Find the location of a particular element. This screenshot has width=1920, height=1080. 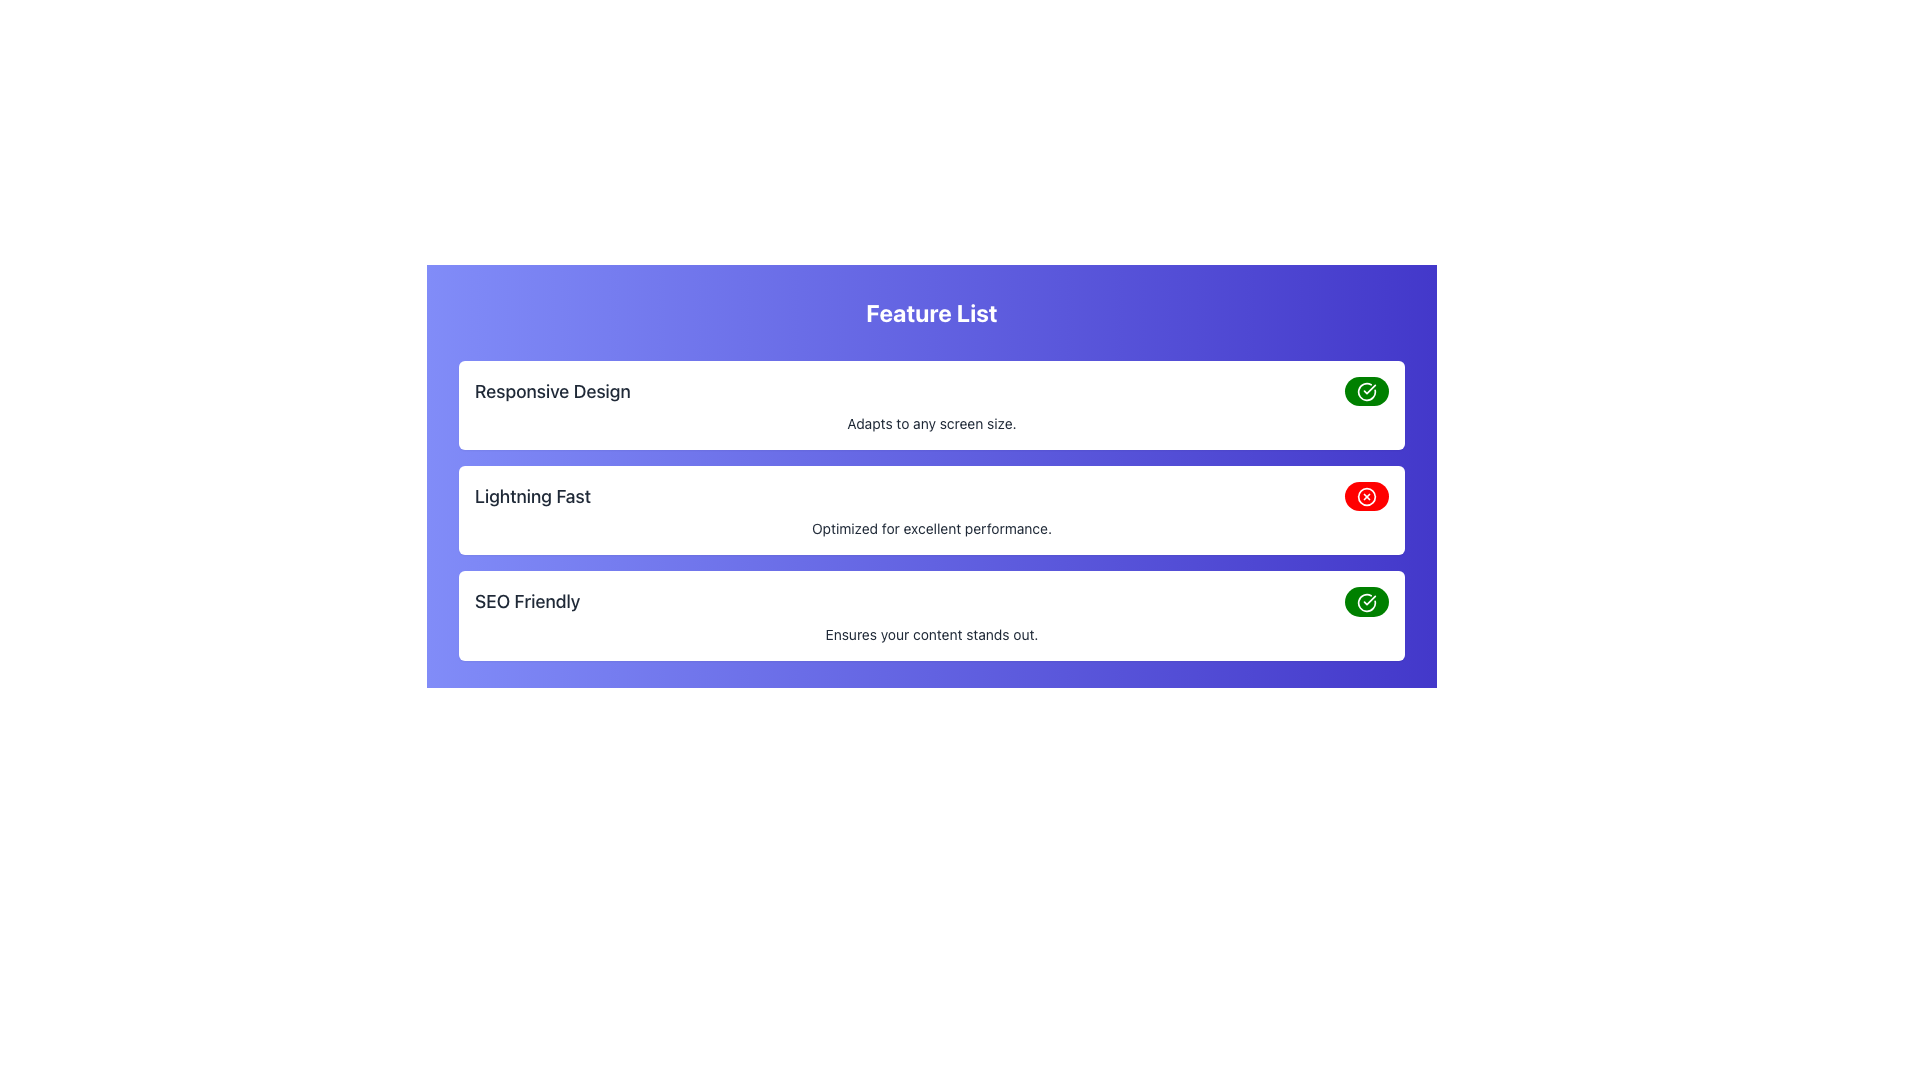

the text label located below the title 'Lightning Fast' in the second feature card to focus on it is located at coordinates (930, 527).